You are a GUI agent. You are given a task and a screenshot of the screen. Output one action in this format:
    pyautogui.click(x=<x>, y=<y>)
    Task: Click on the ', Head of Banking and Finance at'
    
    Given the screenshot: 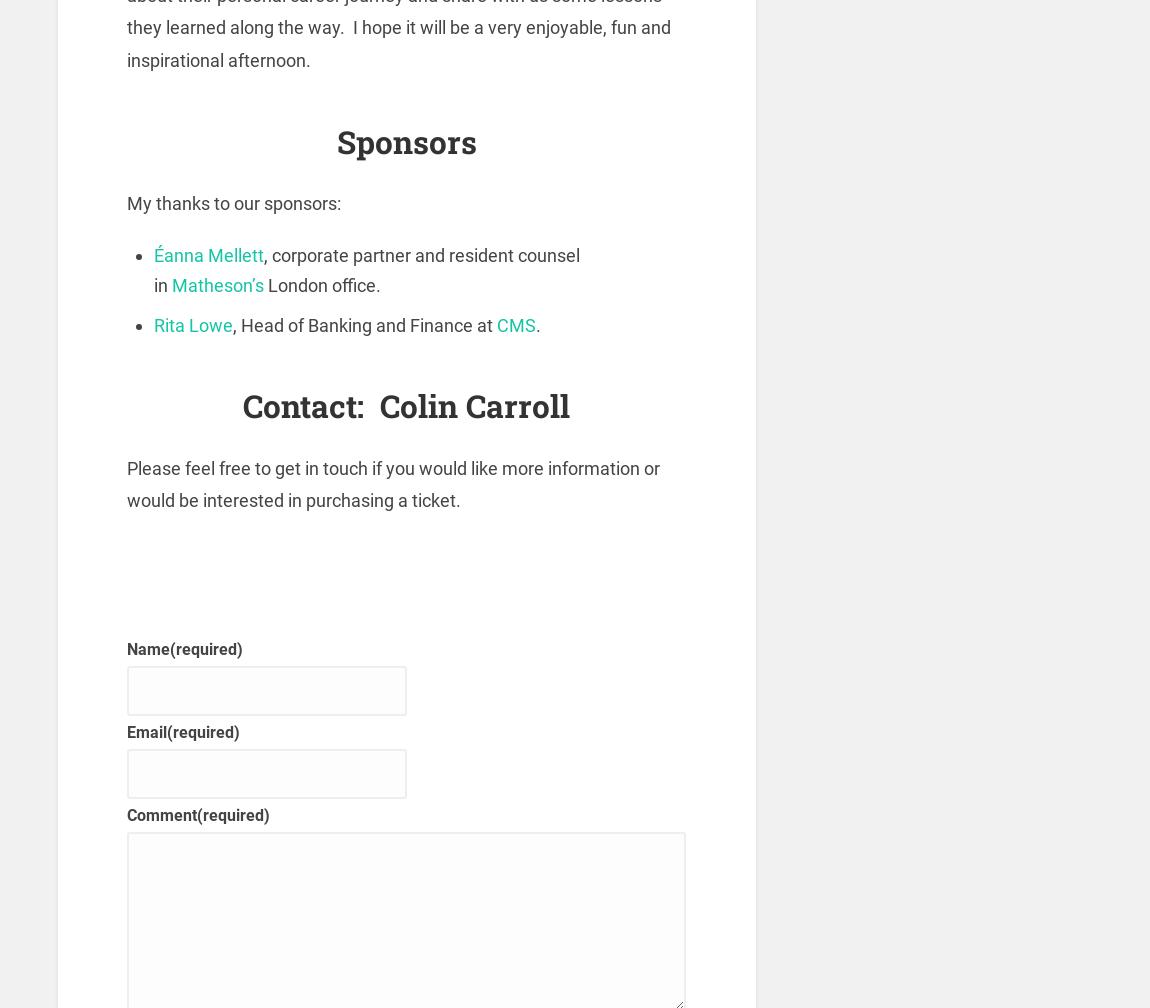 What is the action you would take?
    pyautogui.click(x=365, y=324)
    